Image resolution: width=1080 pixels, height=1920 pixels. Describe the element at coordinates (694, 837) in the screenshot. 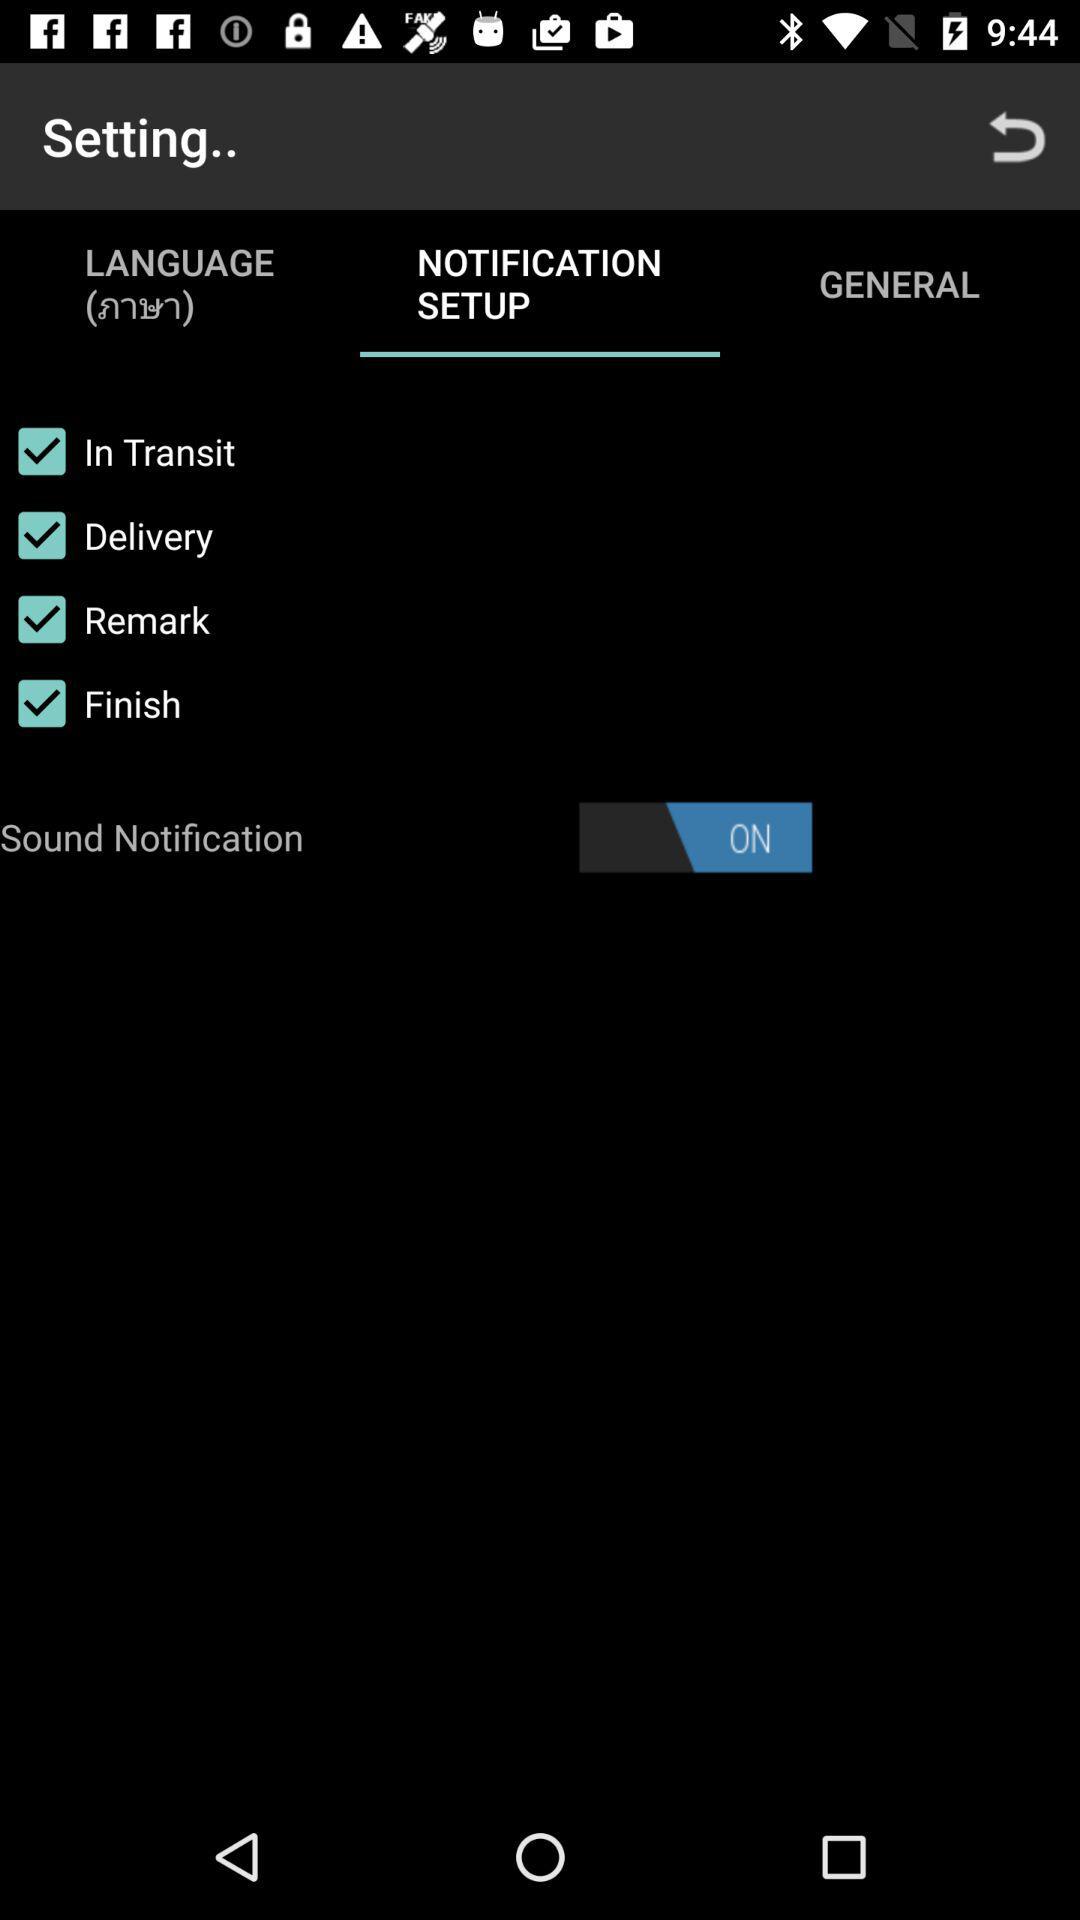

I see `app to the right of sound notification app` at that location.